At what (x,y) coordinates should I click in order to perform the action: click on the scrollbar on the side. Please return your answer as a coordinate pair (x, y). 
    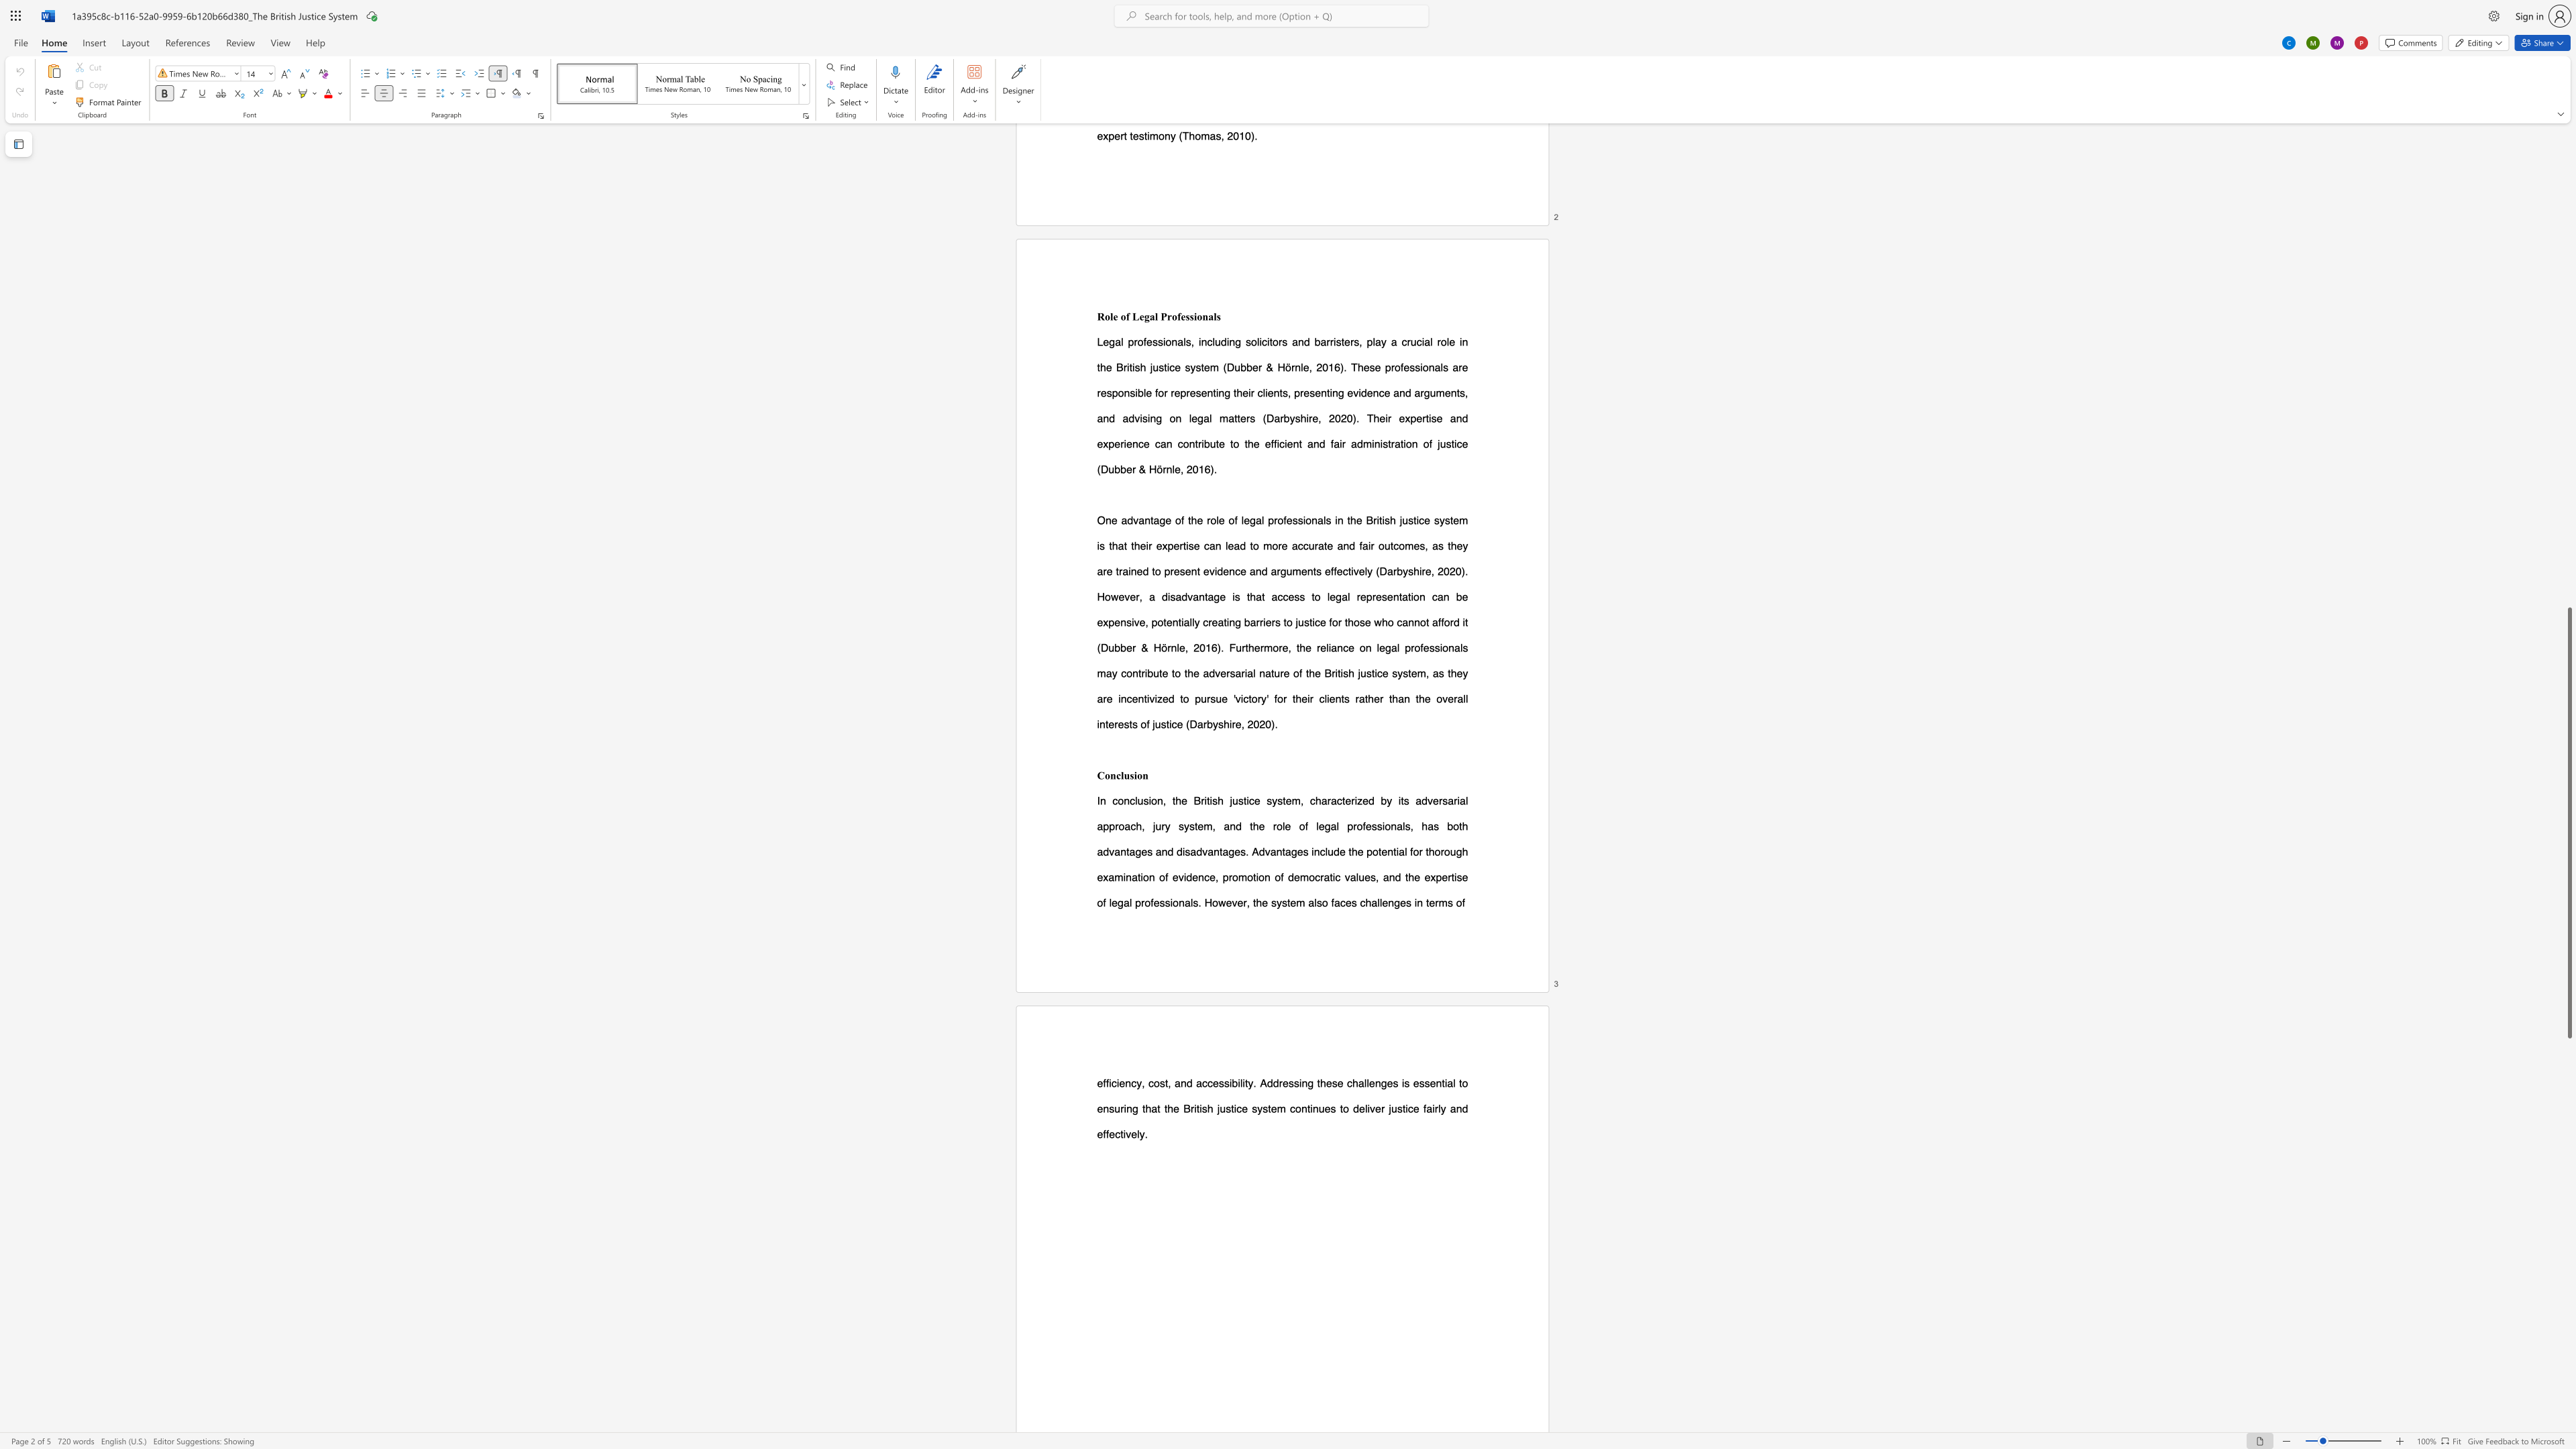
    Looking at the image, I should click on (2568, 248).